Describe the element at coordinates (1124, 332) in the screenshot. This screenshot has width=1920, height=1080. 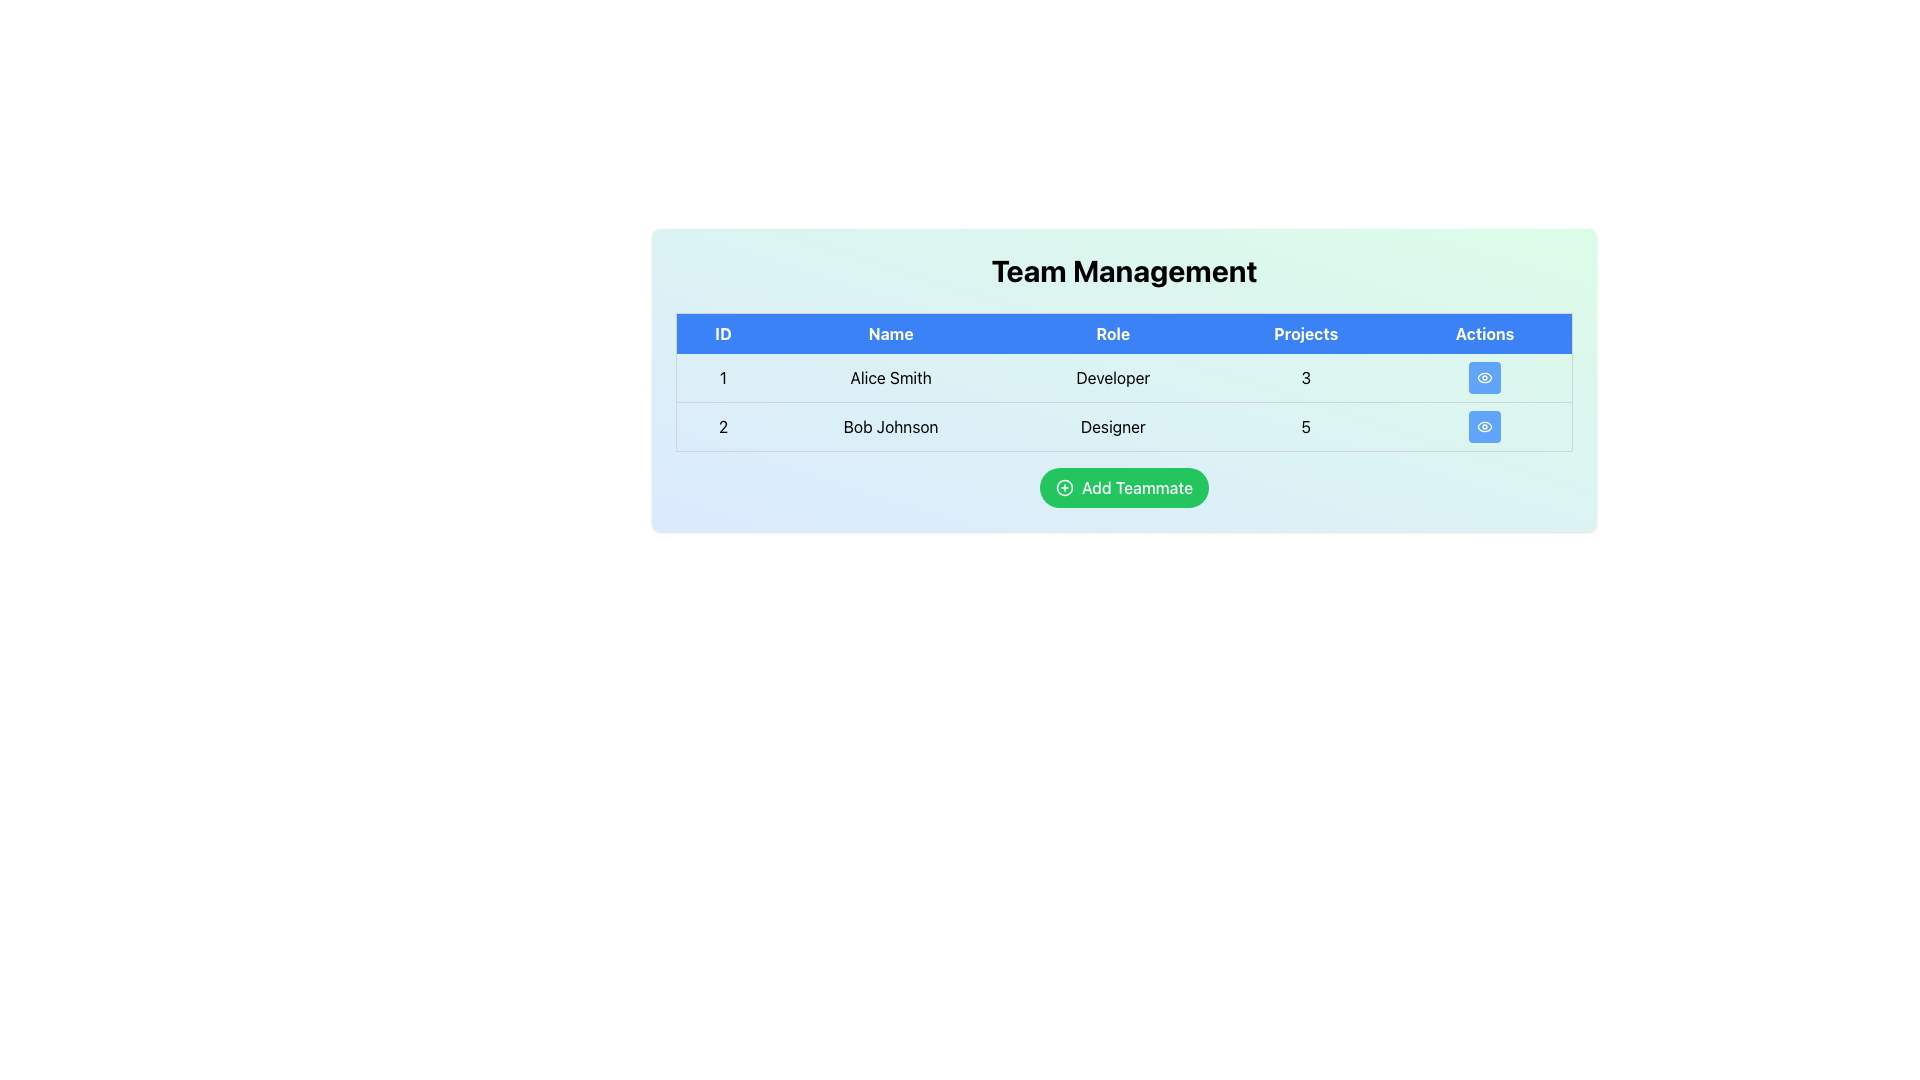
I see `the 'Role' header cell in the table, which is the third column header positioned between 'Name' and 'Projects'` at that location.